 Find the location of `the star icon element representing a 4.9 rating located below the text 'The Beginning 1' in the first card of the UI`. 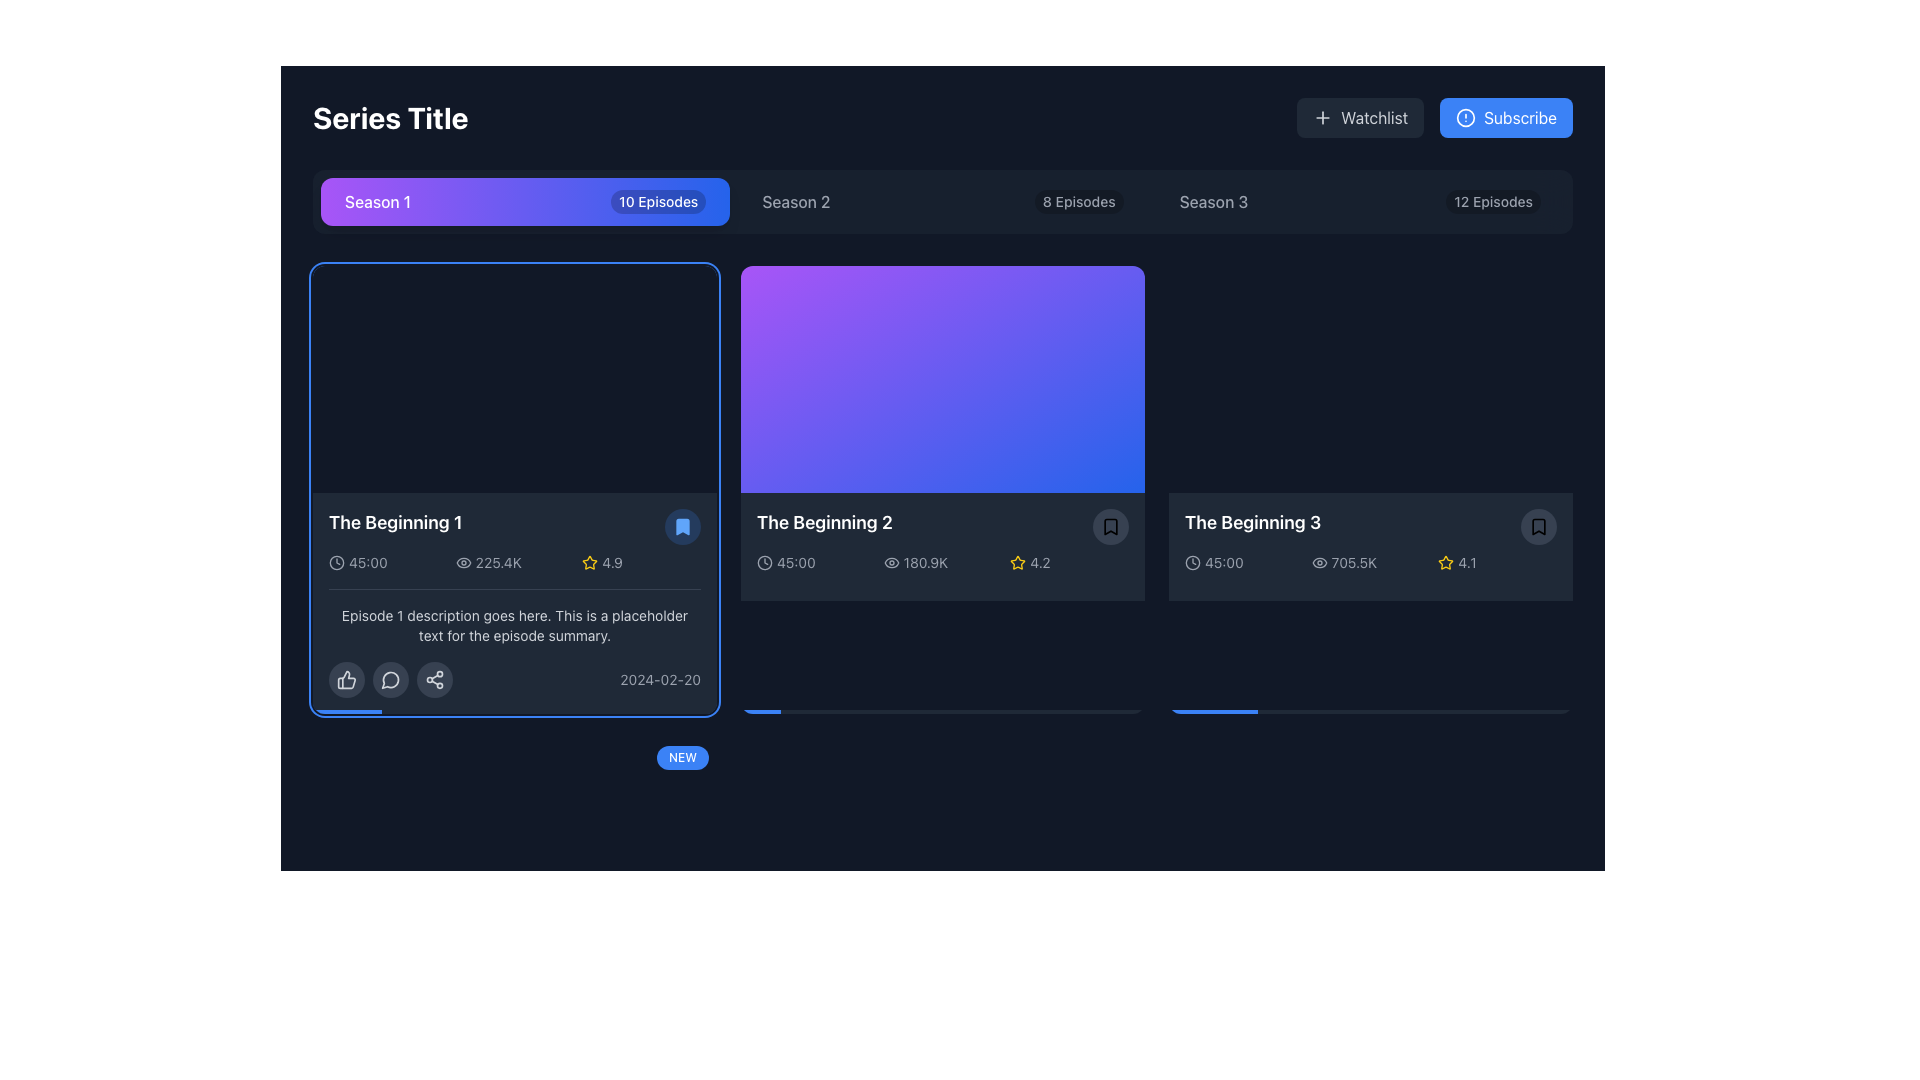

the star icon element representing a 4.9 rating located below the text 'The Beginning 1' in the first card of the UI is located at coordinates (589, 1035).